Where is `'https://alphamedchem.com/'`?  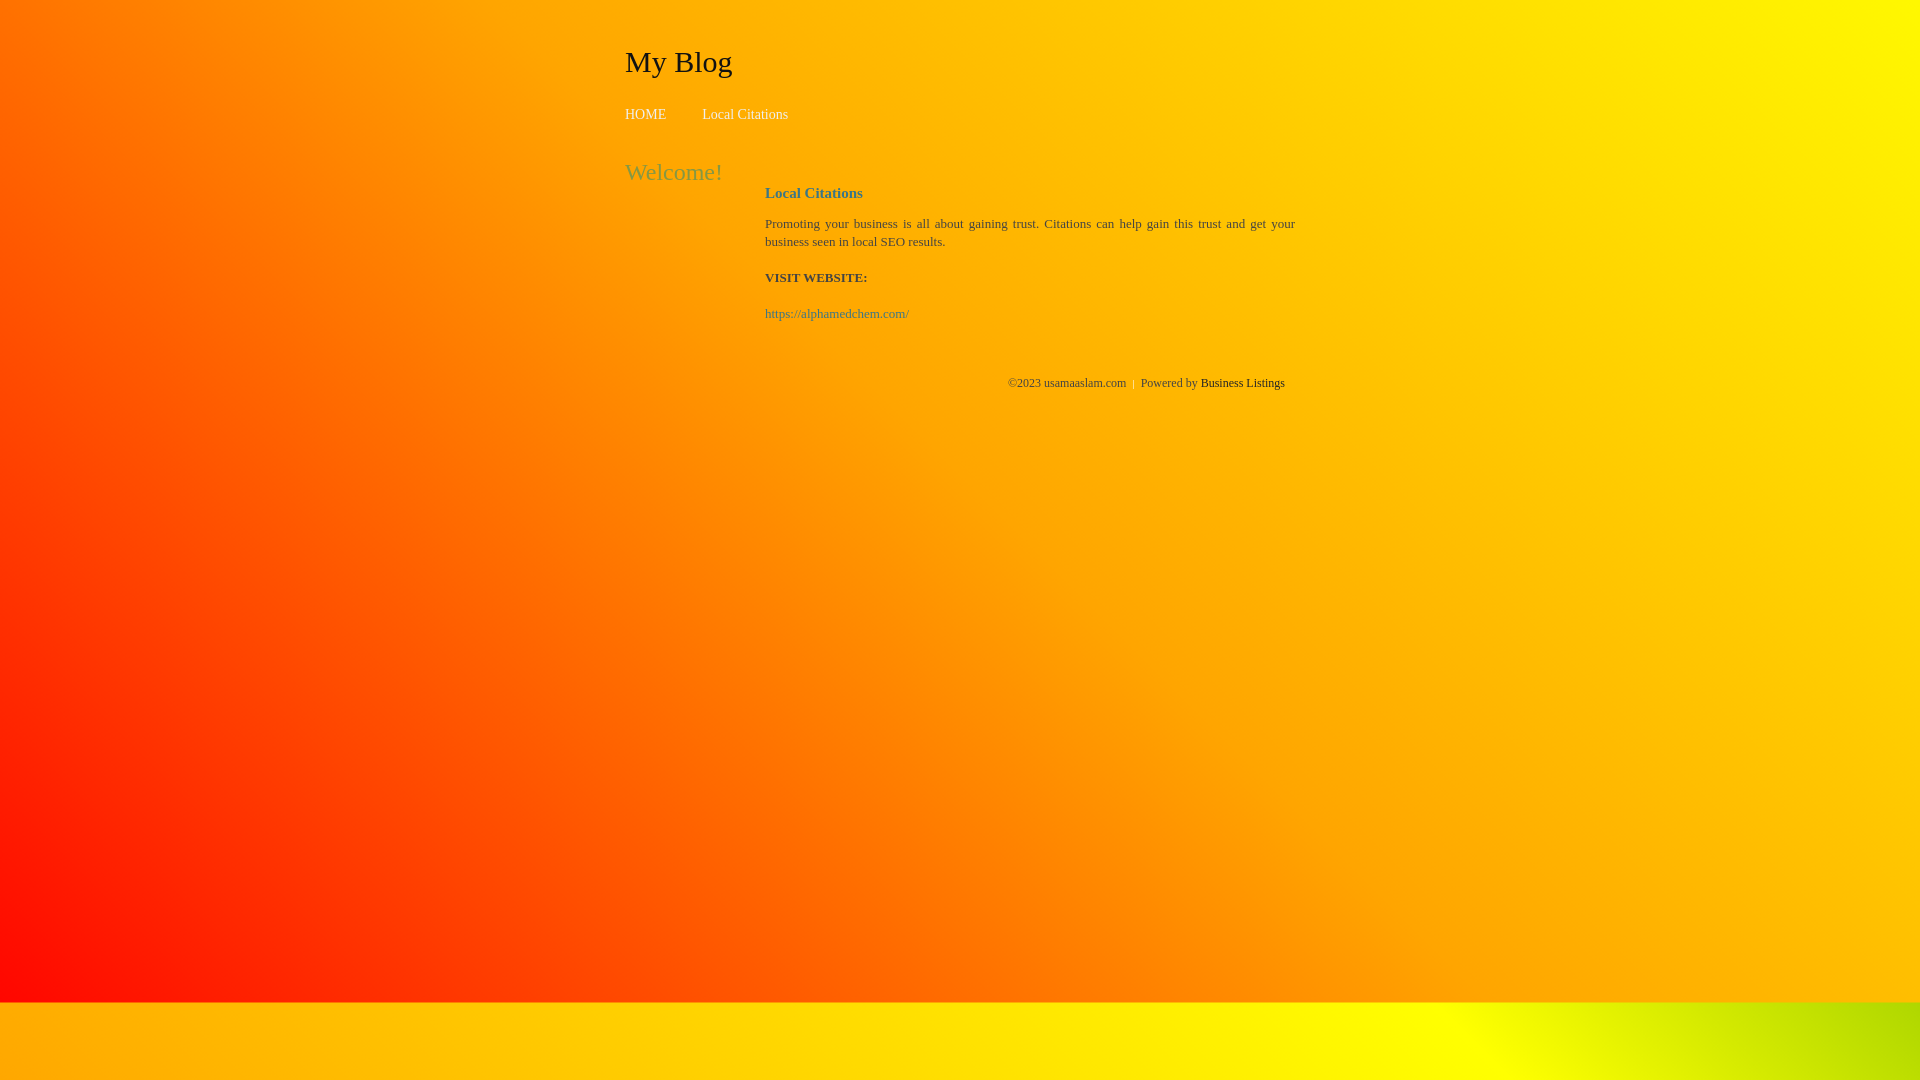
'https://alphamedchem.com/' is located at coordinates (836, 313).